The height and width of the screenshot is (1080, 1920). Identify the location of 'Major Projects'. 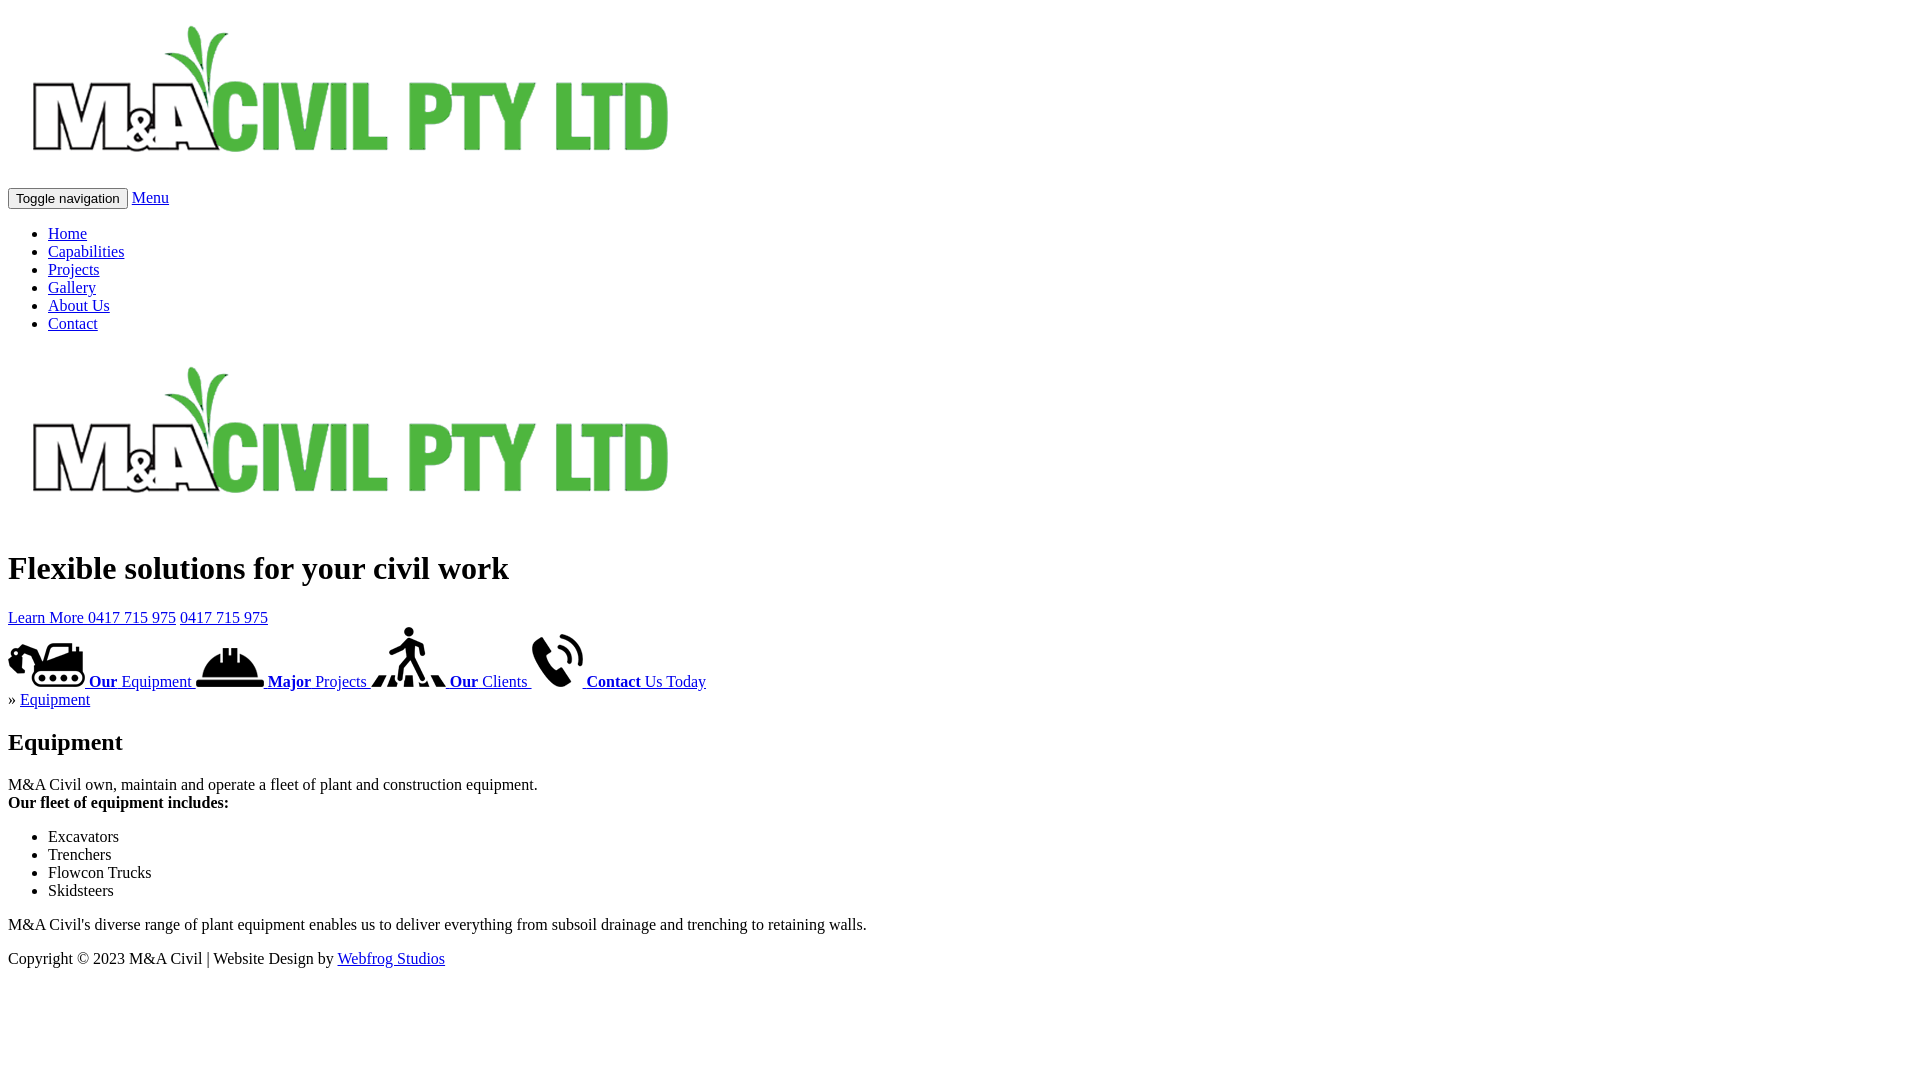
(282, 680).